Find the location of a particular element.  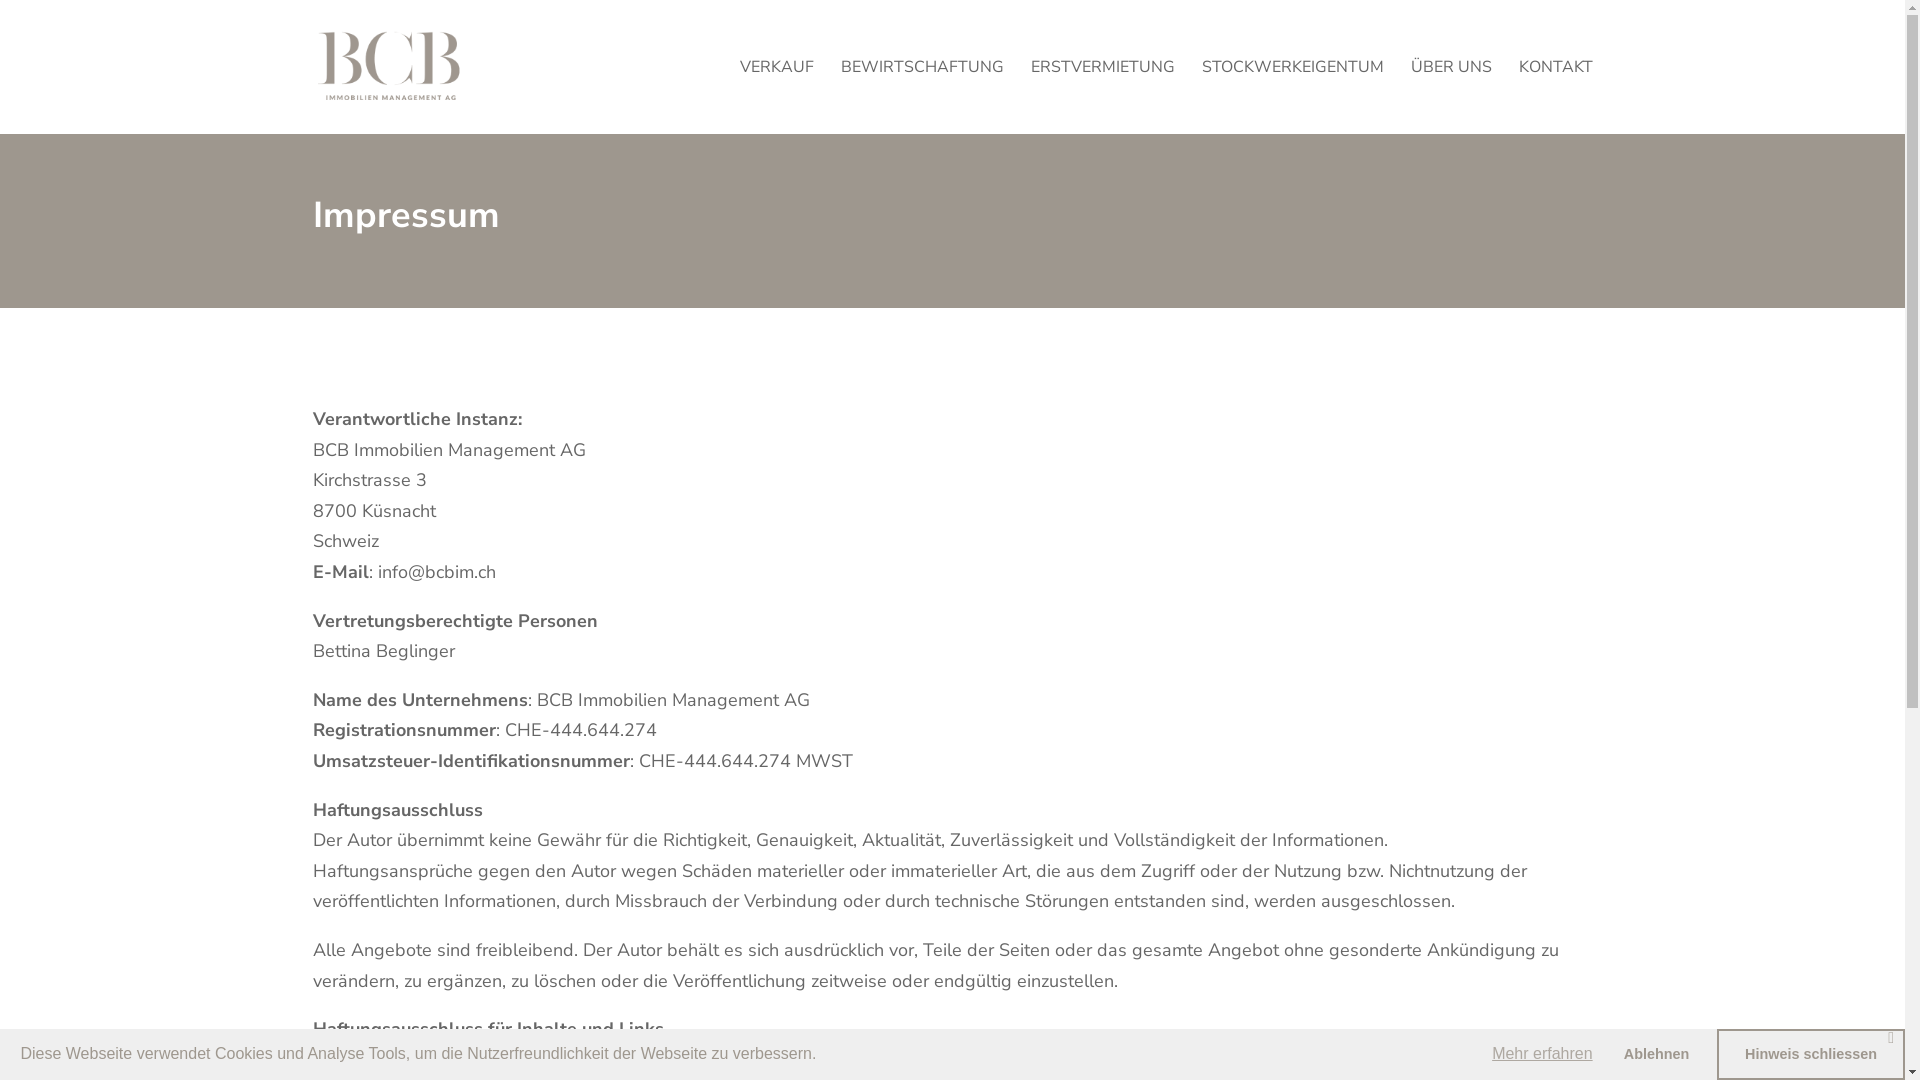

'ERSTVERMIETUNG' is located at coordinates (1101, 96).